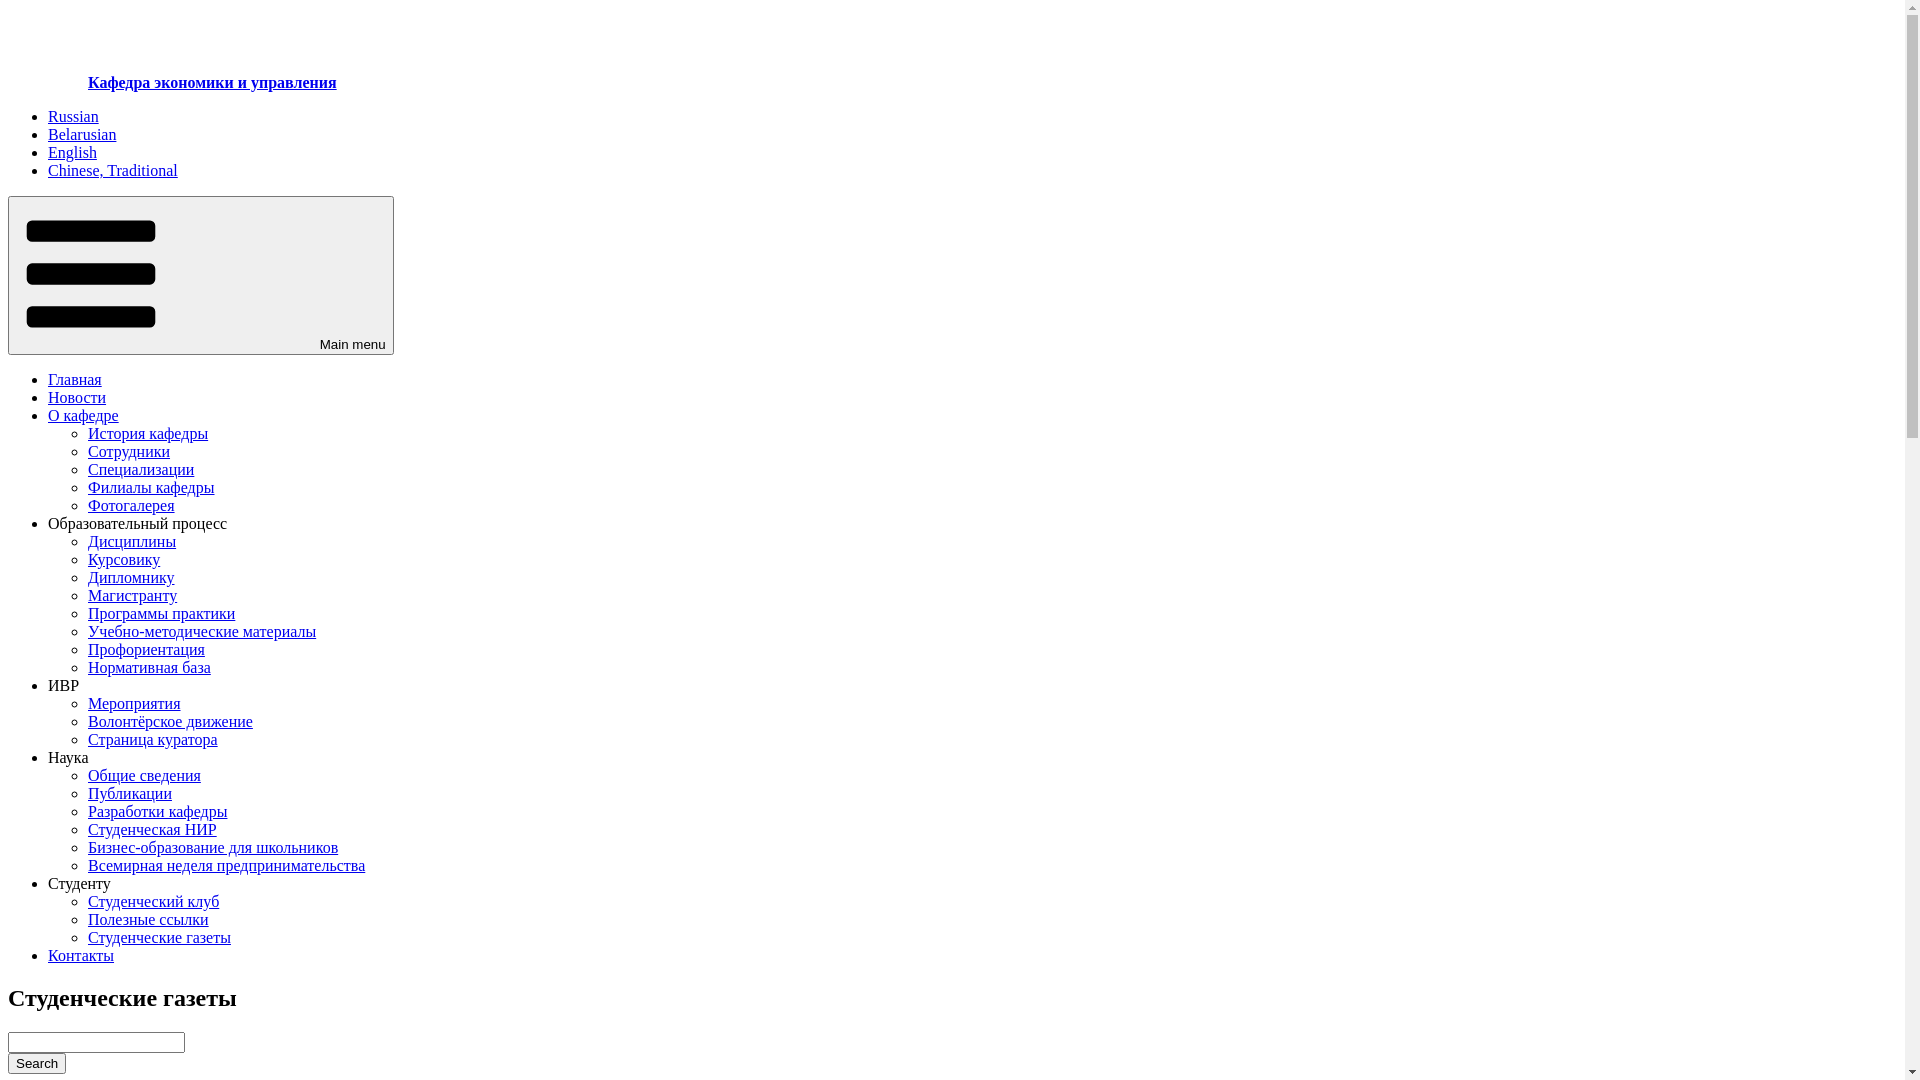 Image resolution: width=1920 pixels, height=1080 pixels. Describe the element at coordinates (8, 1062) in the screenshot. I see `'Search'` at that location.